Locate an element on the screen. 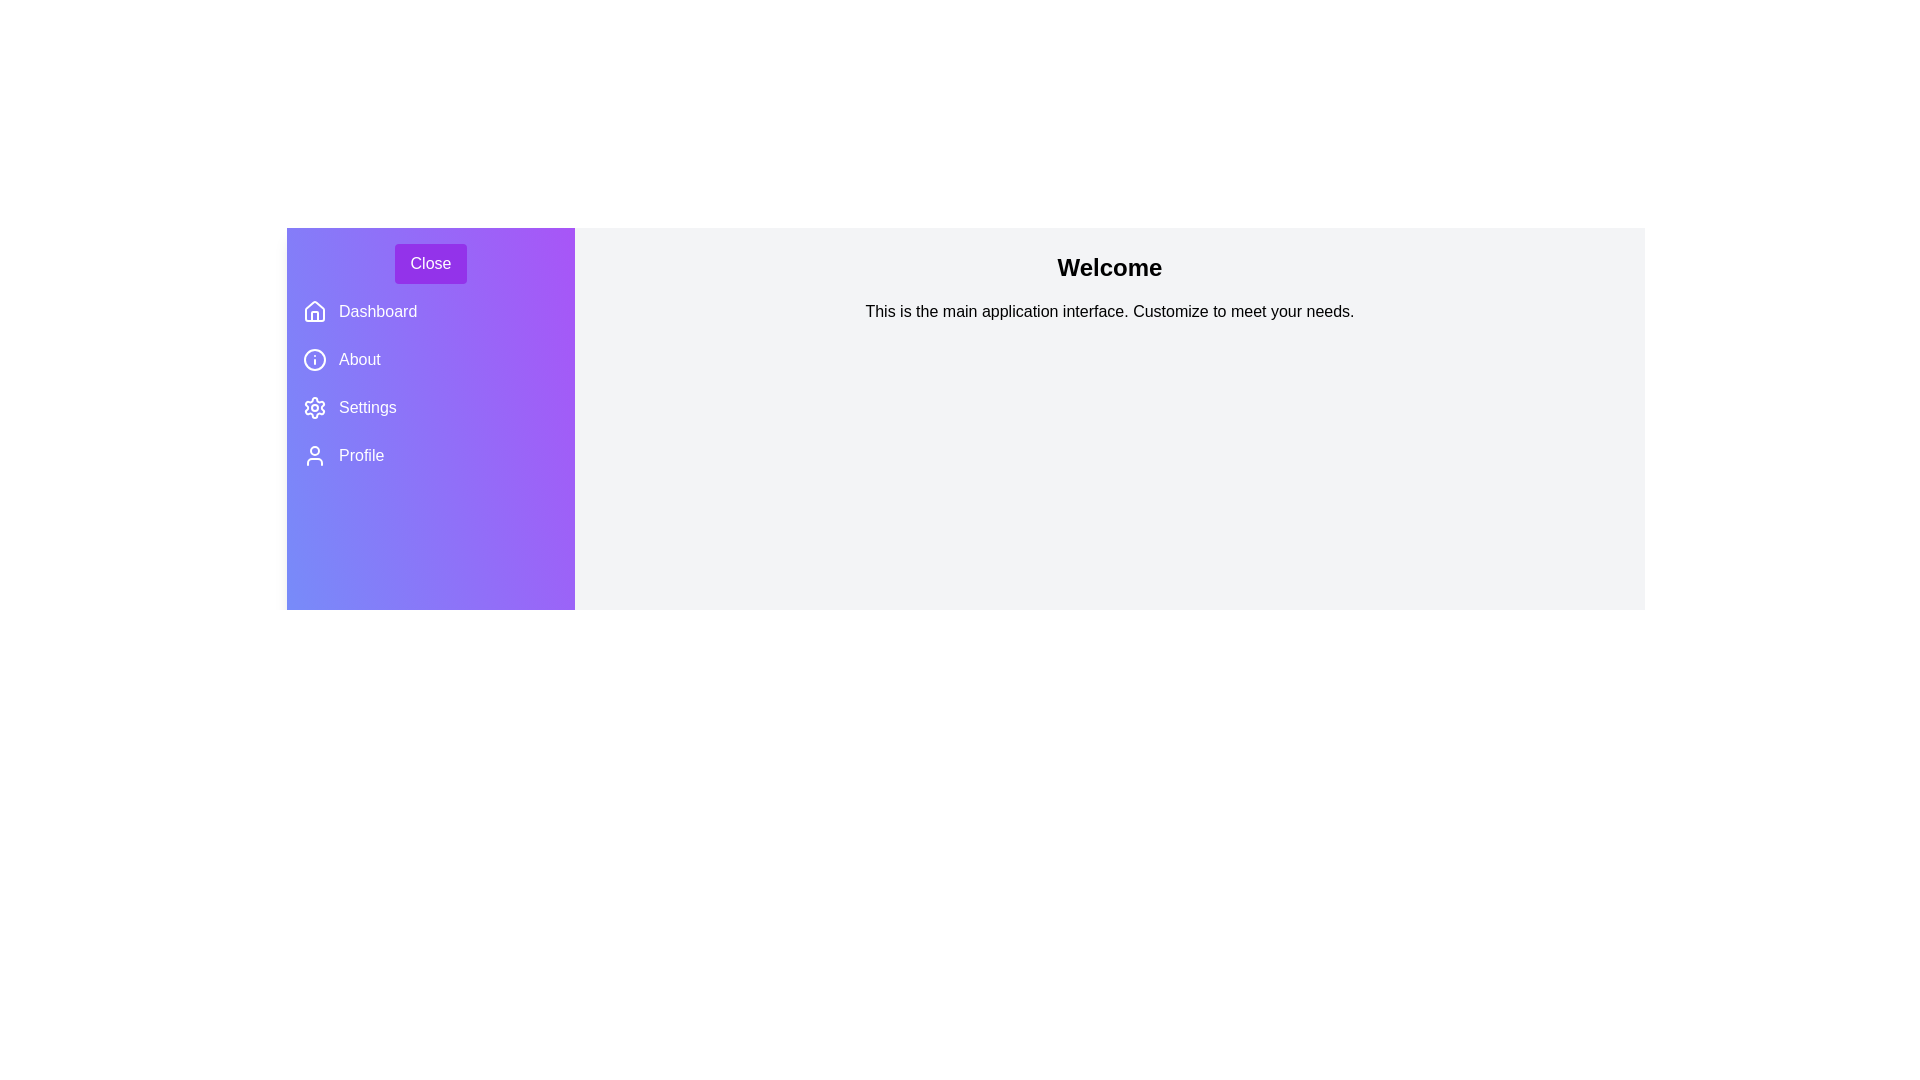 The image size is (1920, 1080). 'Close' button at the top of the drawer to toggle its state is located at coordinates (430, 262).